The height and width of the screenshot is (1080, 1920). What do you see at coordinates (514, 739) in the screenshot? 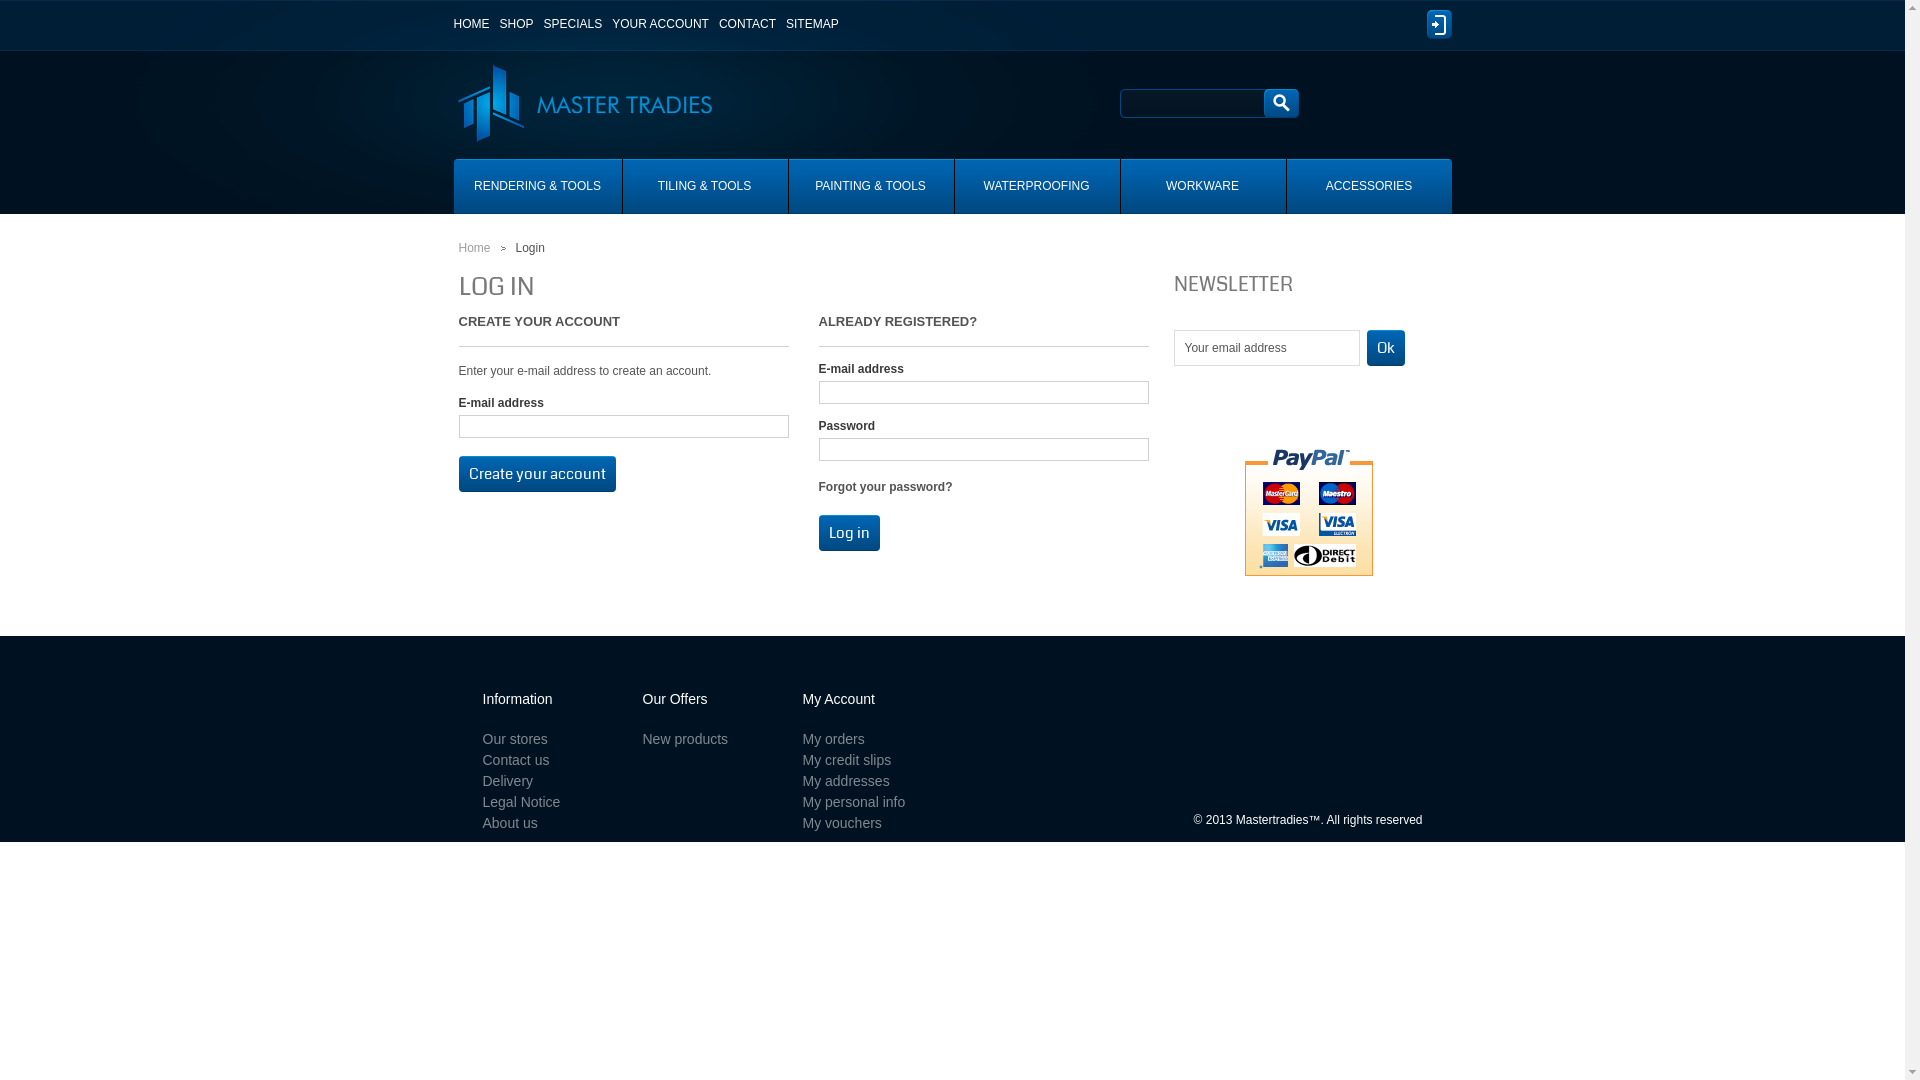
I see `'Our stores'` at bounding box center [514, 739].